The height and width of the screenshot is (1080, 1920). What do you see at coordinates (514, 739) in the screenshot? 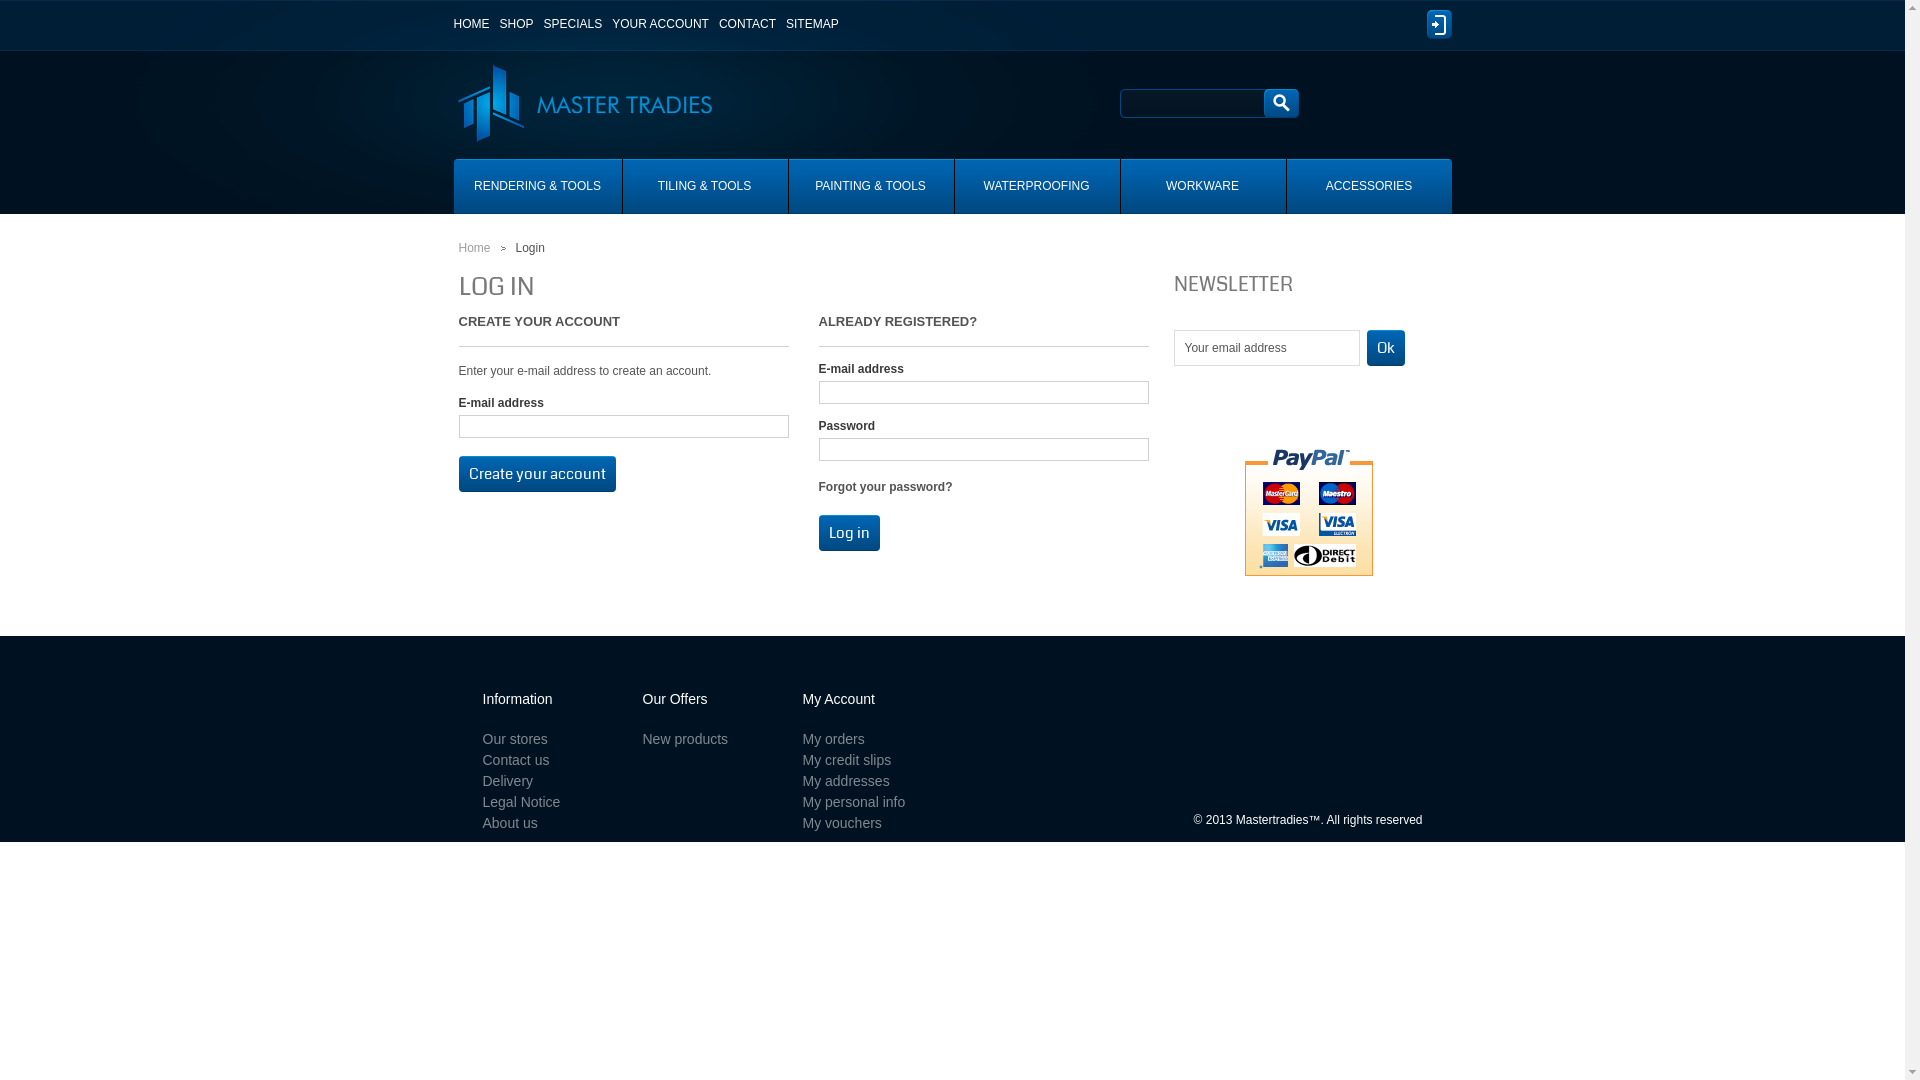
I see `'Our stores'` at bounding box center [514, 739].